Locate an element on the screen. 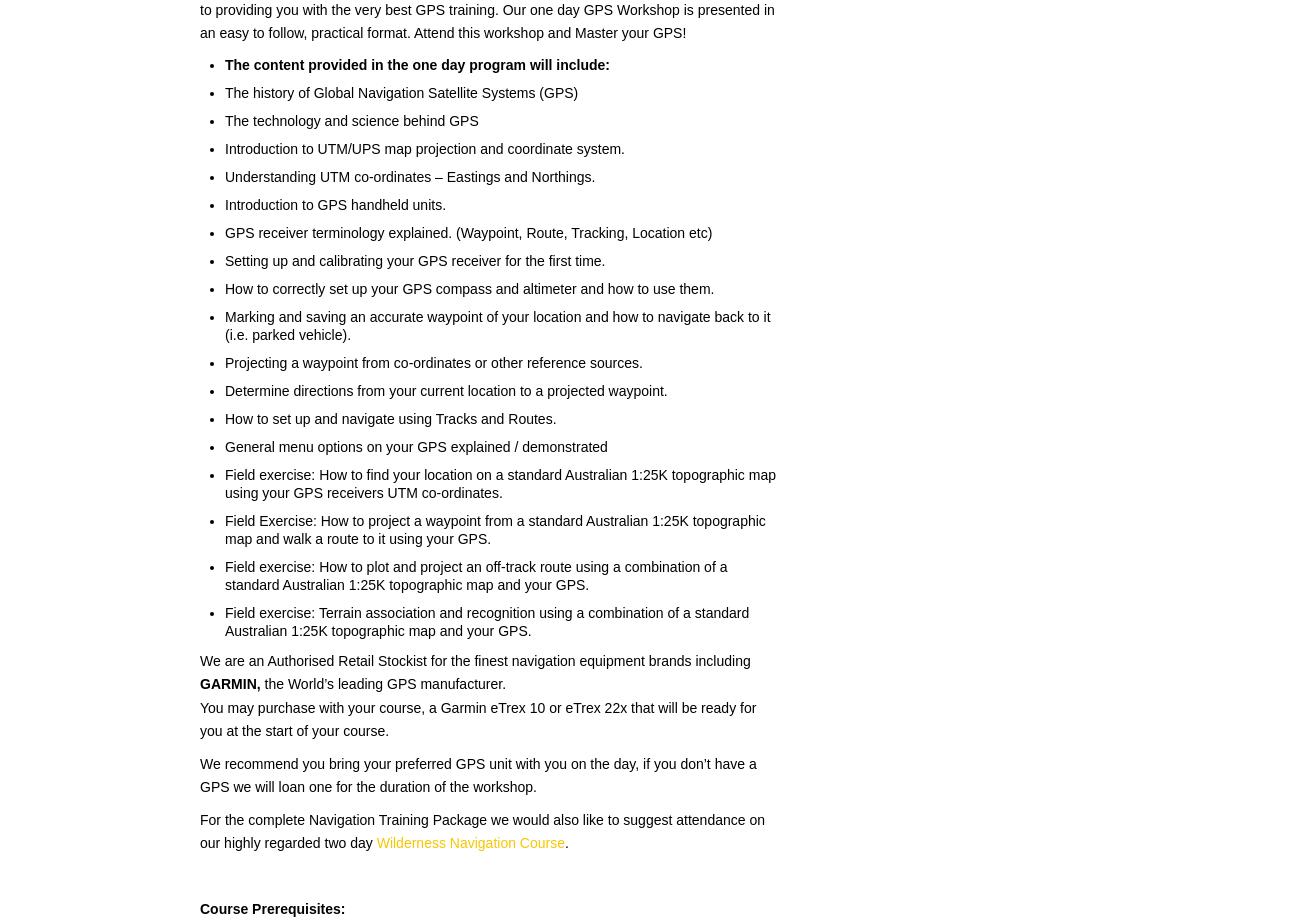  'How to set up and navigate using Tracks and Routes.' is located at coordinates (390, 417).